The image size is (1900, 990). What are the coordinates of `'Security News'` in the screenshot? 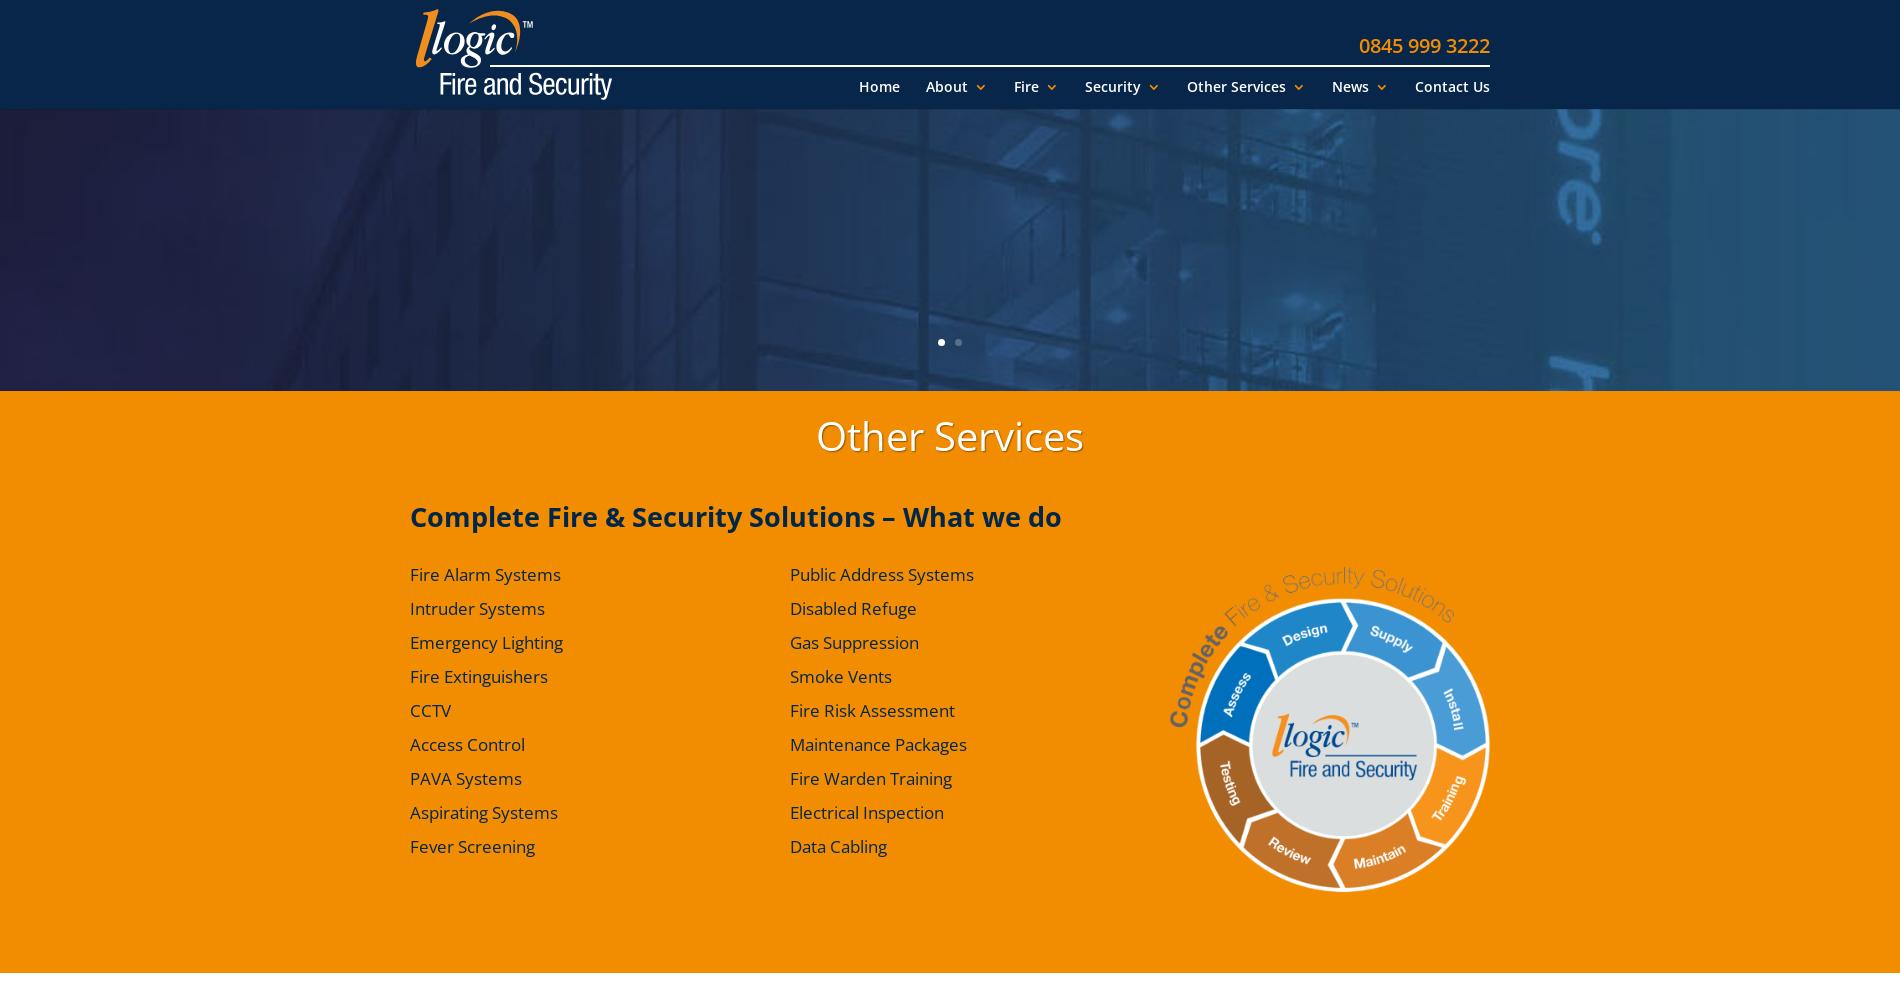 It's located at (1399, 200).